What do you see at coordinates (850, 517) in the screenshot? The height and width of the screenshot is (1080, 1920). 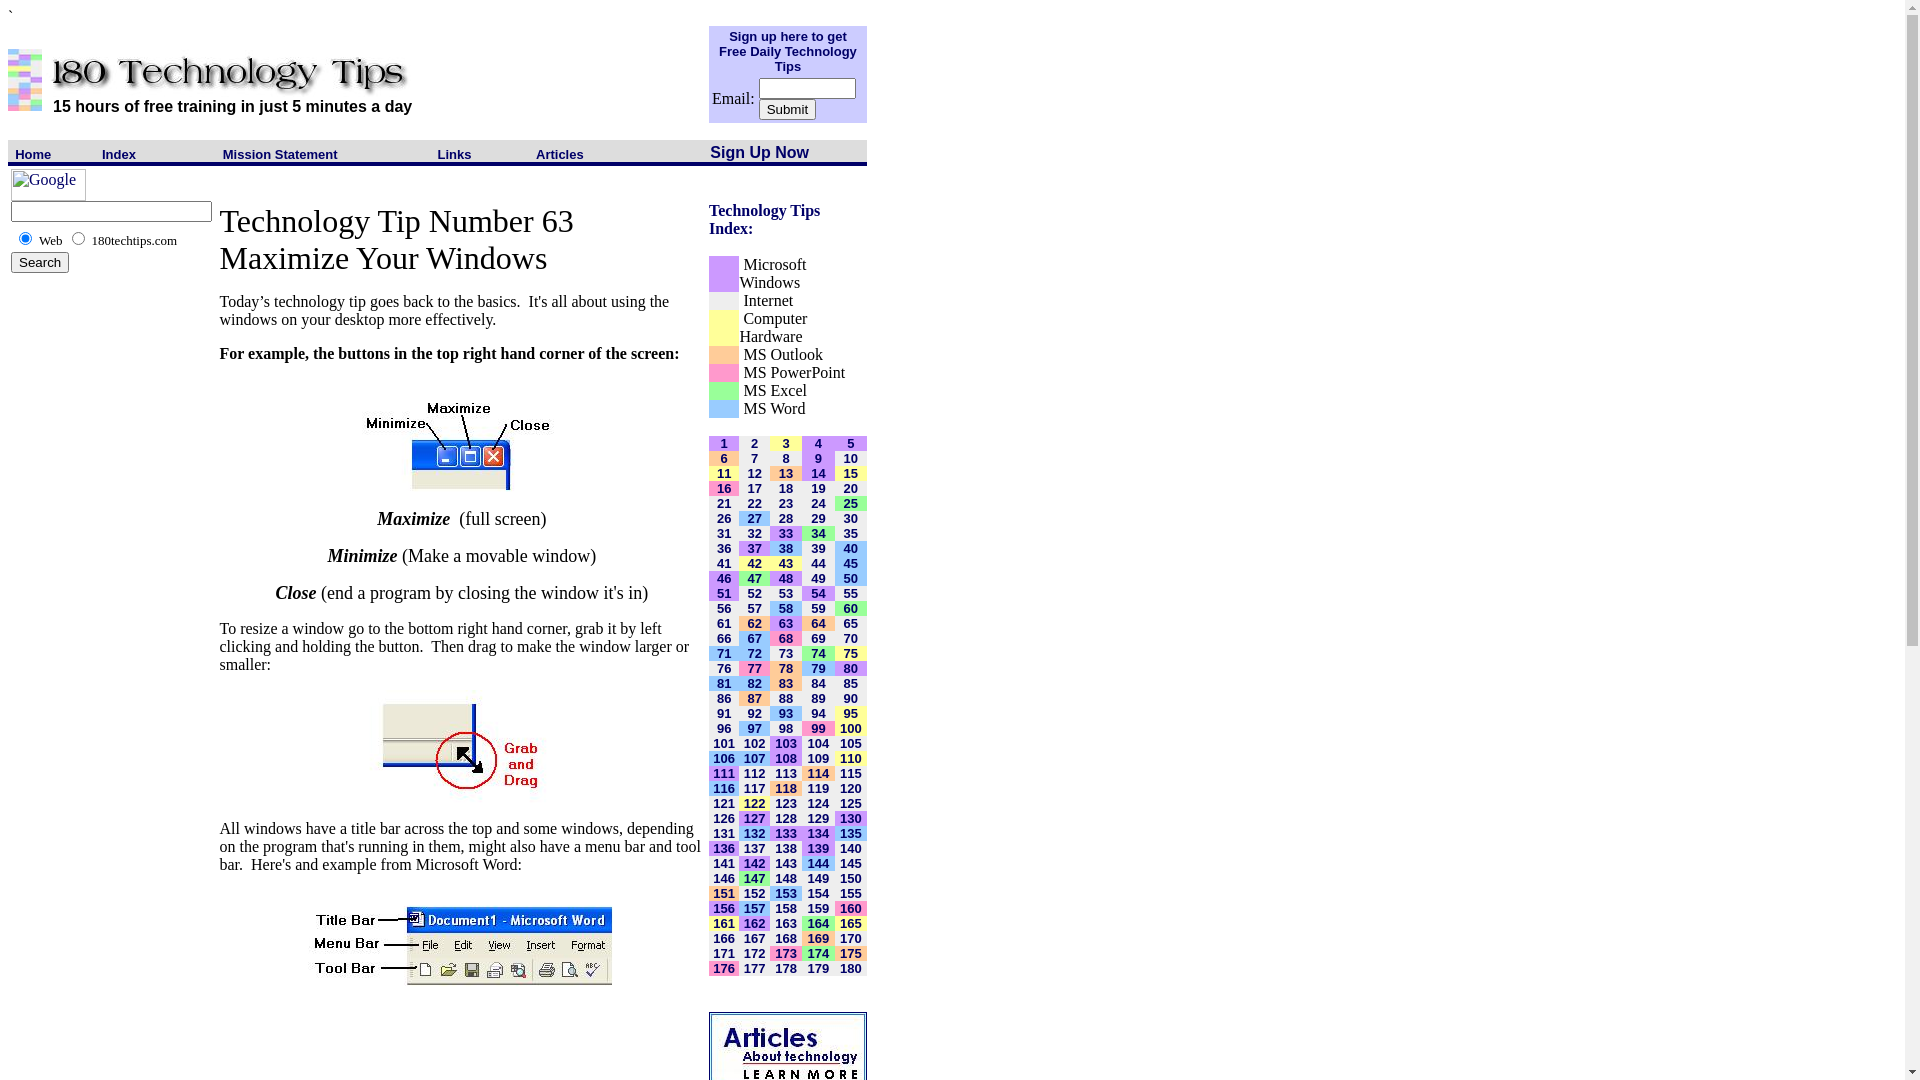 I see `'30'` at bounding box center [850, 517].